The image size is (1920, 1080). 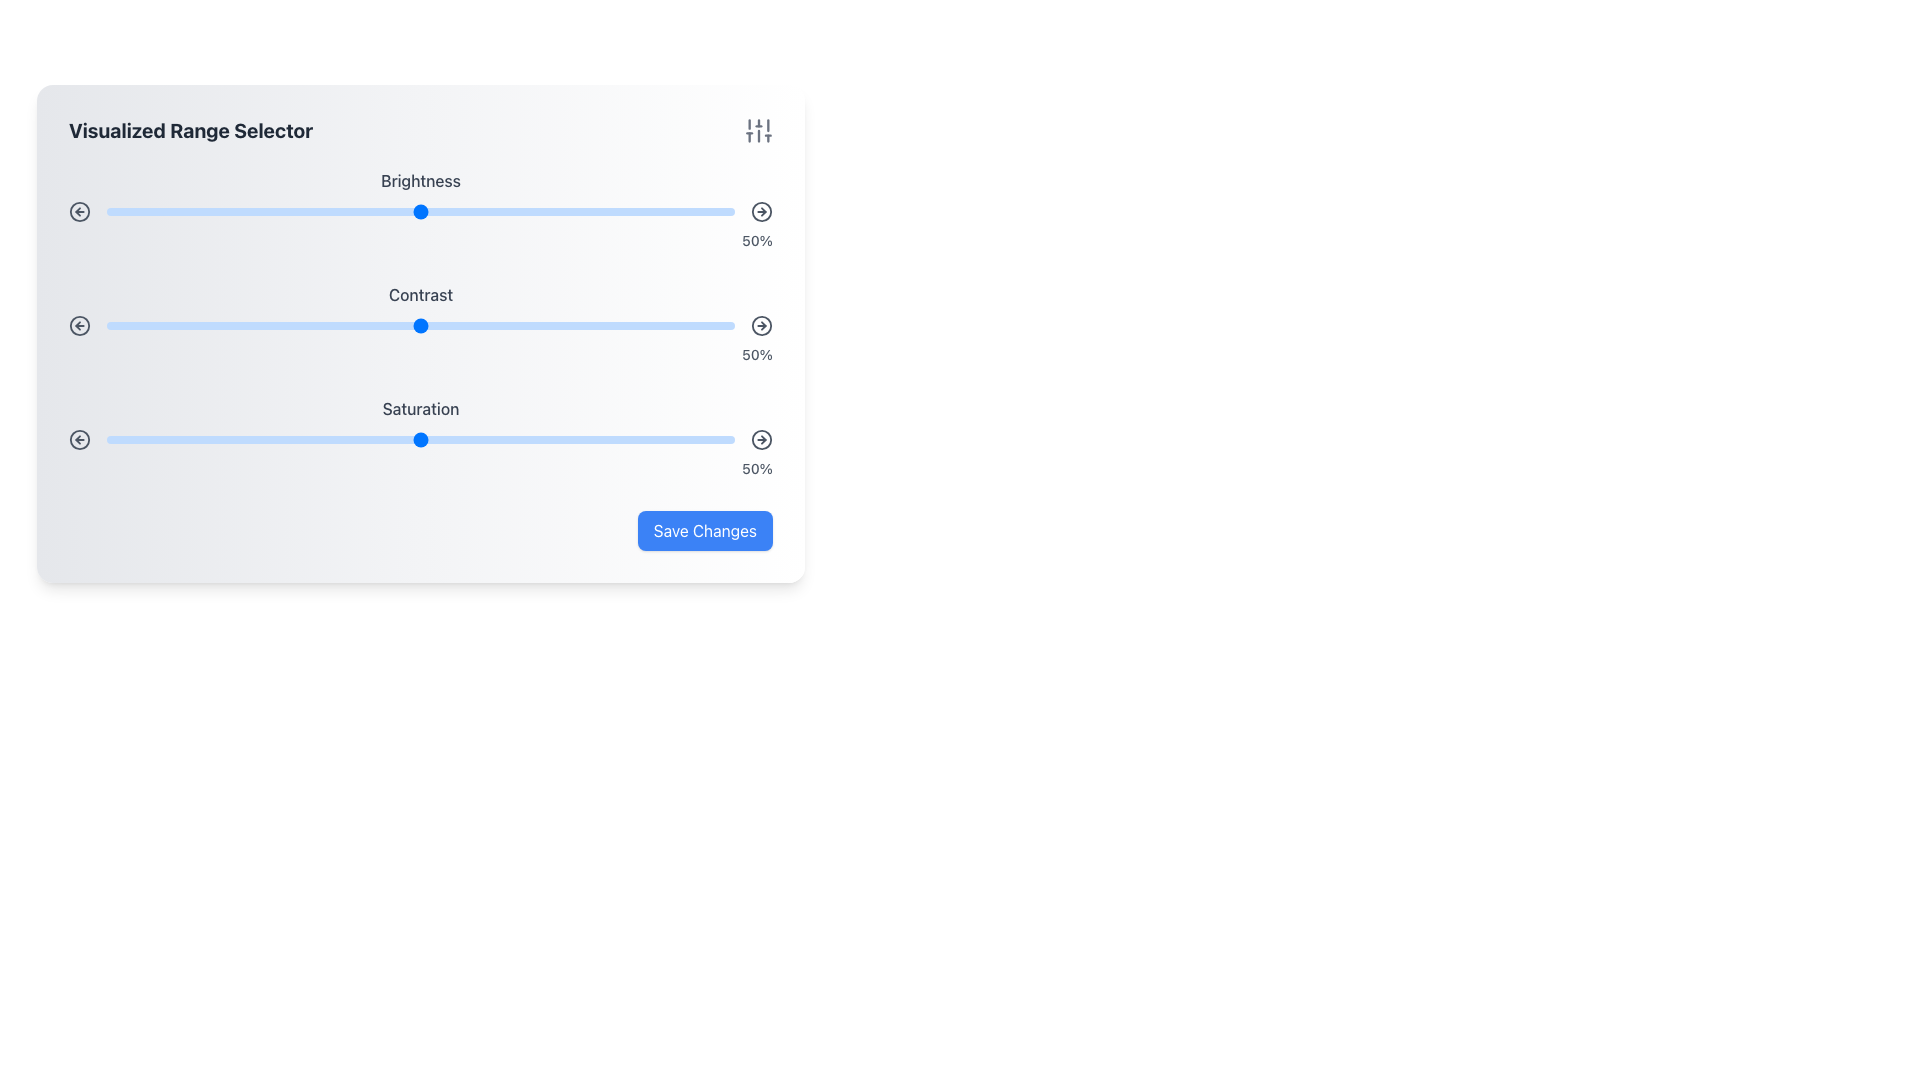 What do you see at coordinates (188, 212) in the screenshot?
I see `the brightness` at bounding box center [188, 212].